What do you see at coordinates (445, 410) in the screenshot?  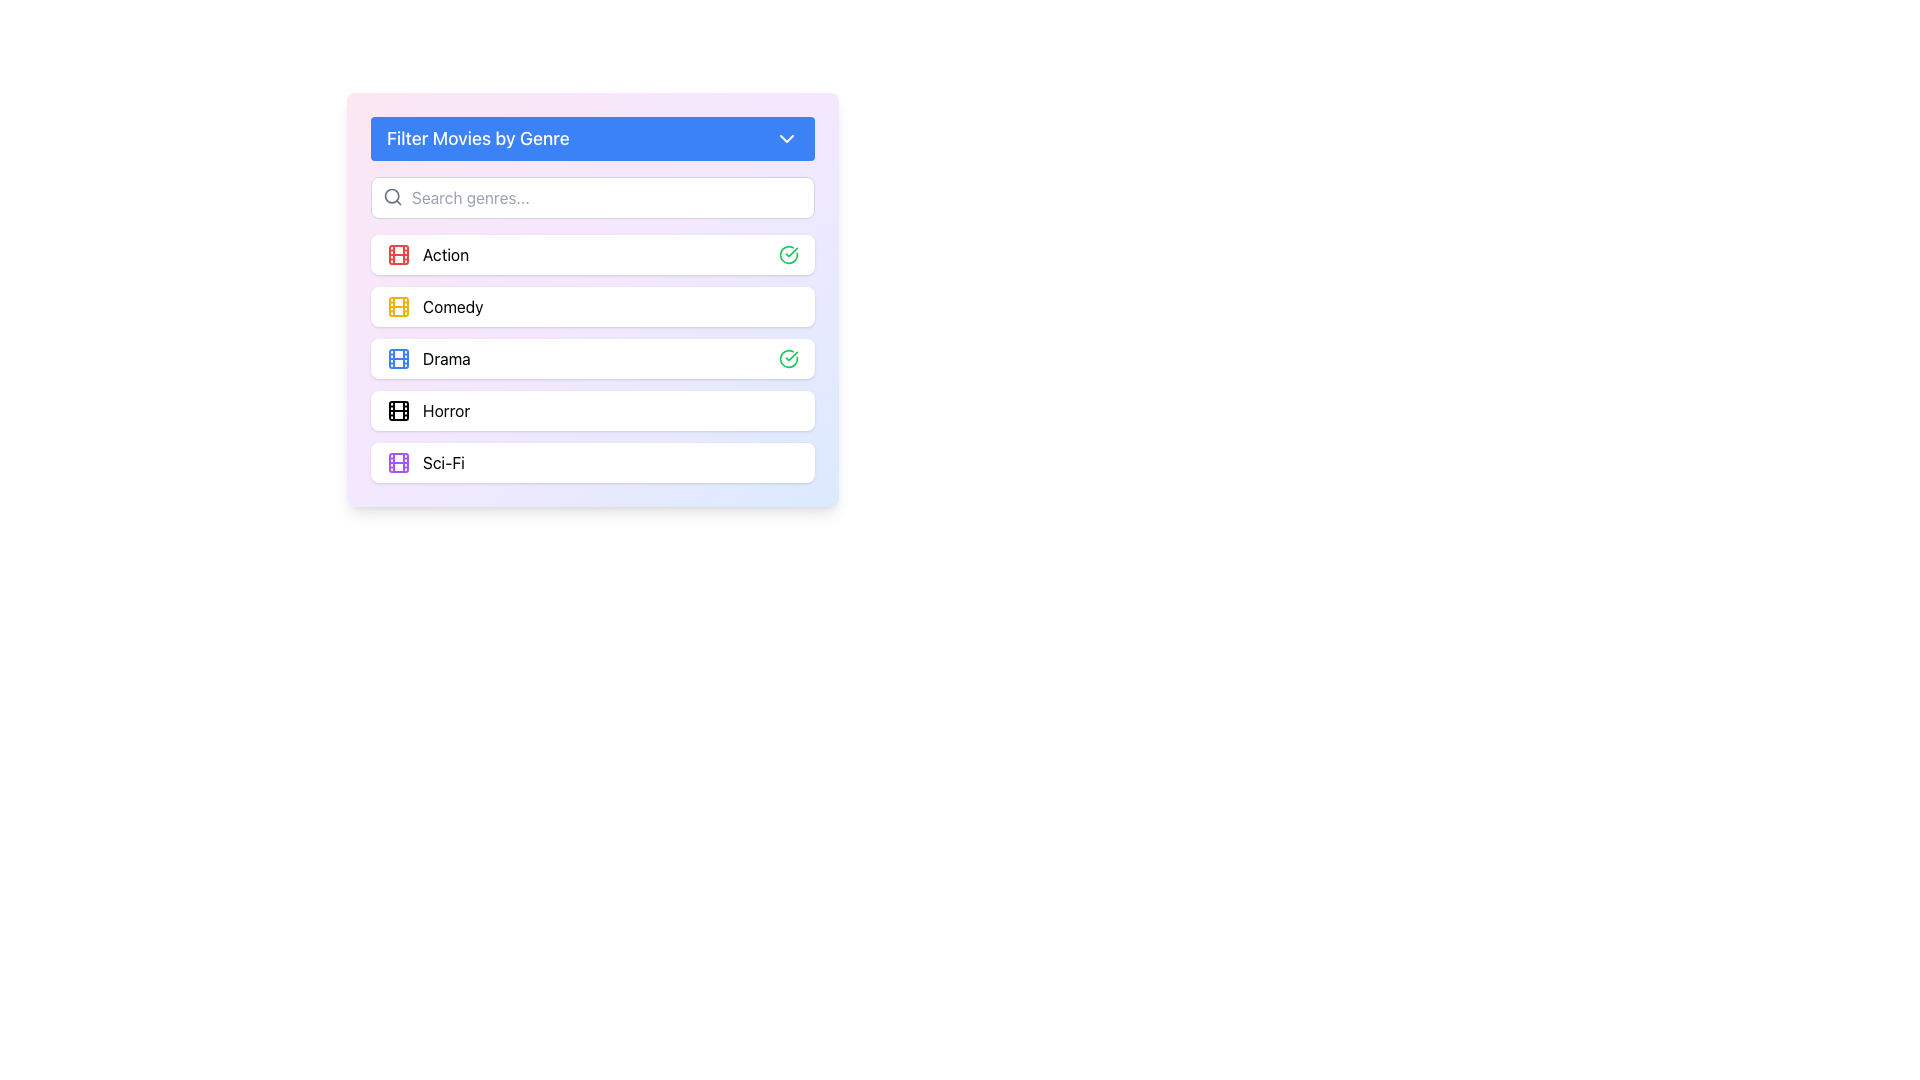 I see `the text label displaying 'Horror' in the 'Filter Movies by Genre' menu, which is positioned below 'Drama' and above 'Sci-Fi'` at bounding box center [445, 410].